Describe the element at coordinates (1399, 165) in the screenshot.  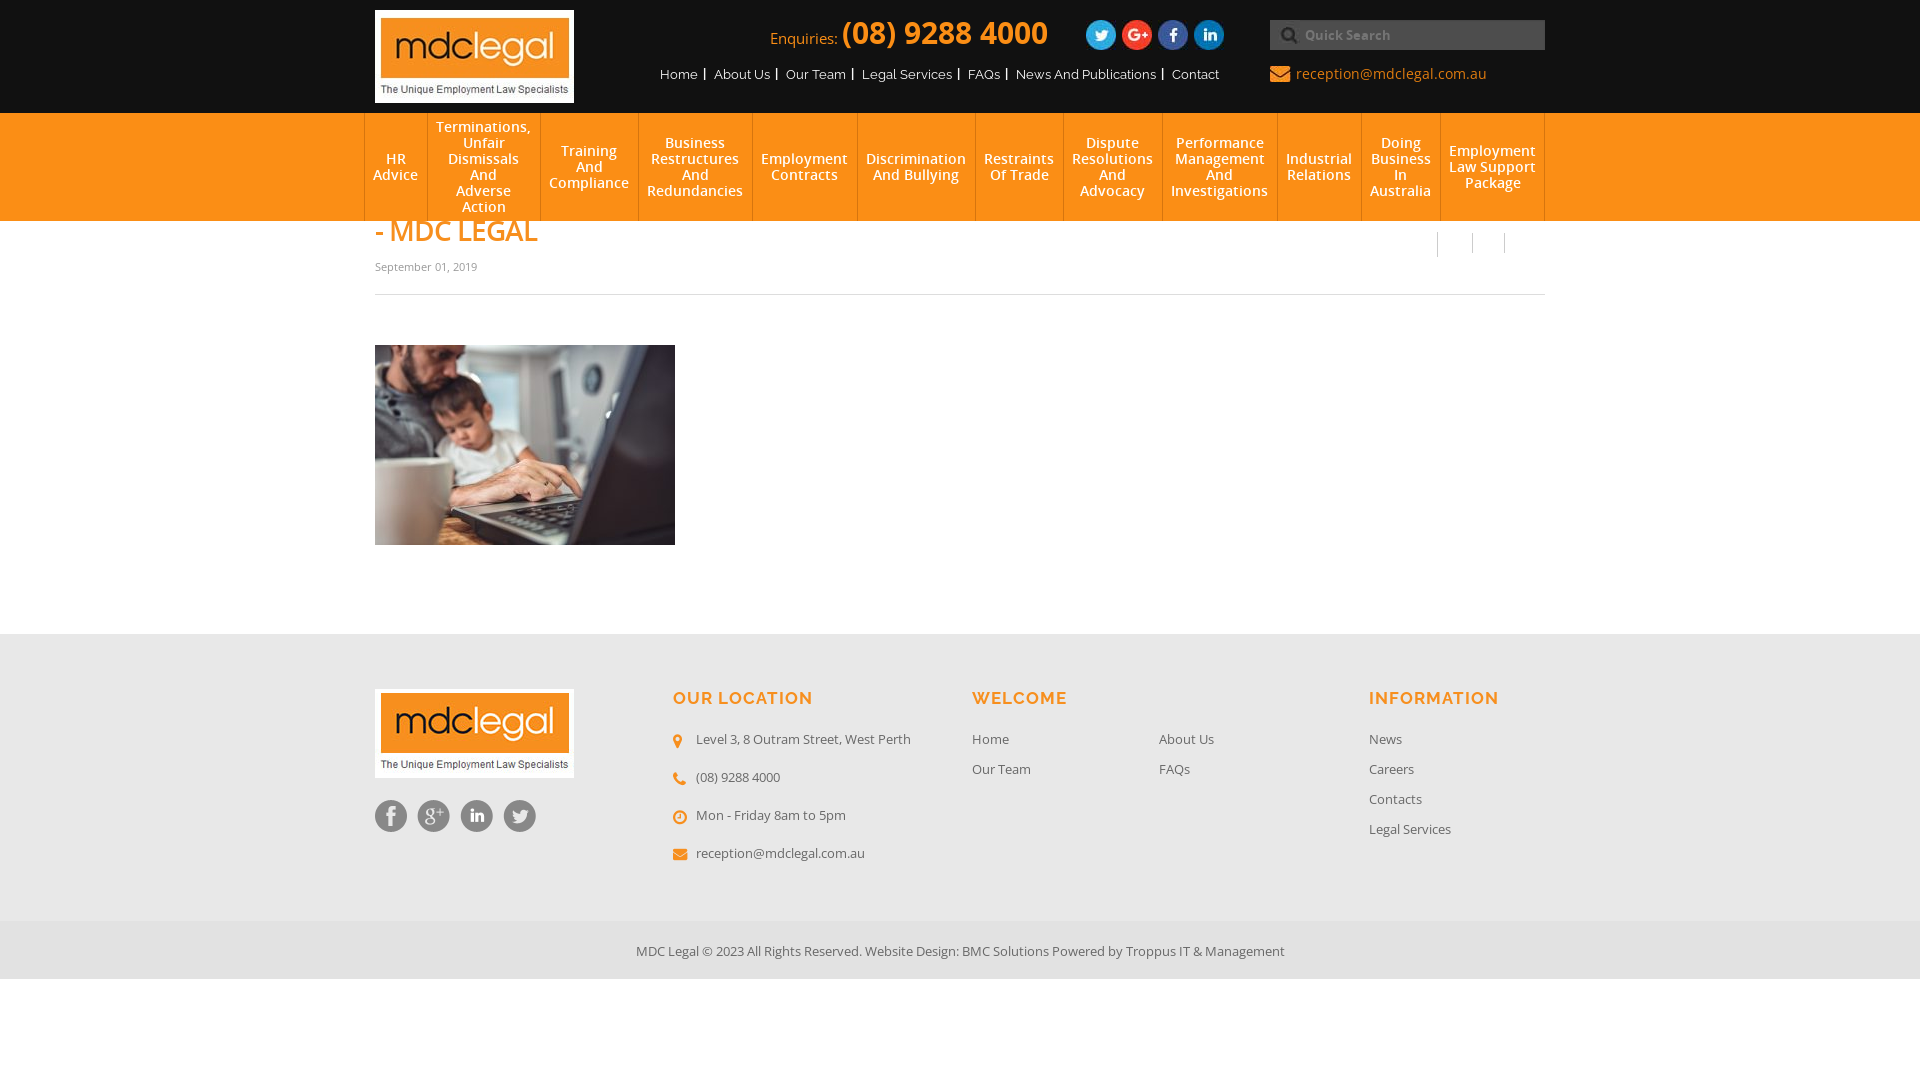
I see `'Doing Business` at that location.